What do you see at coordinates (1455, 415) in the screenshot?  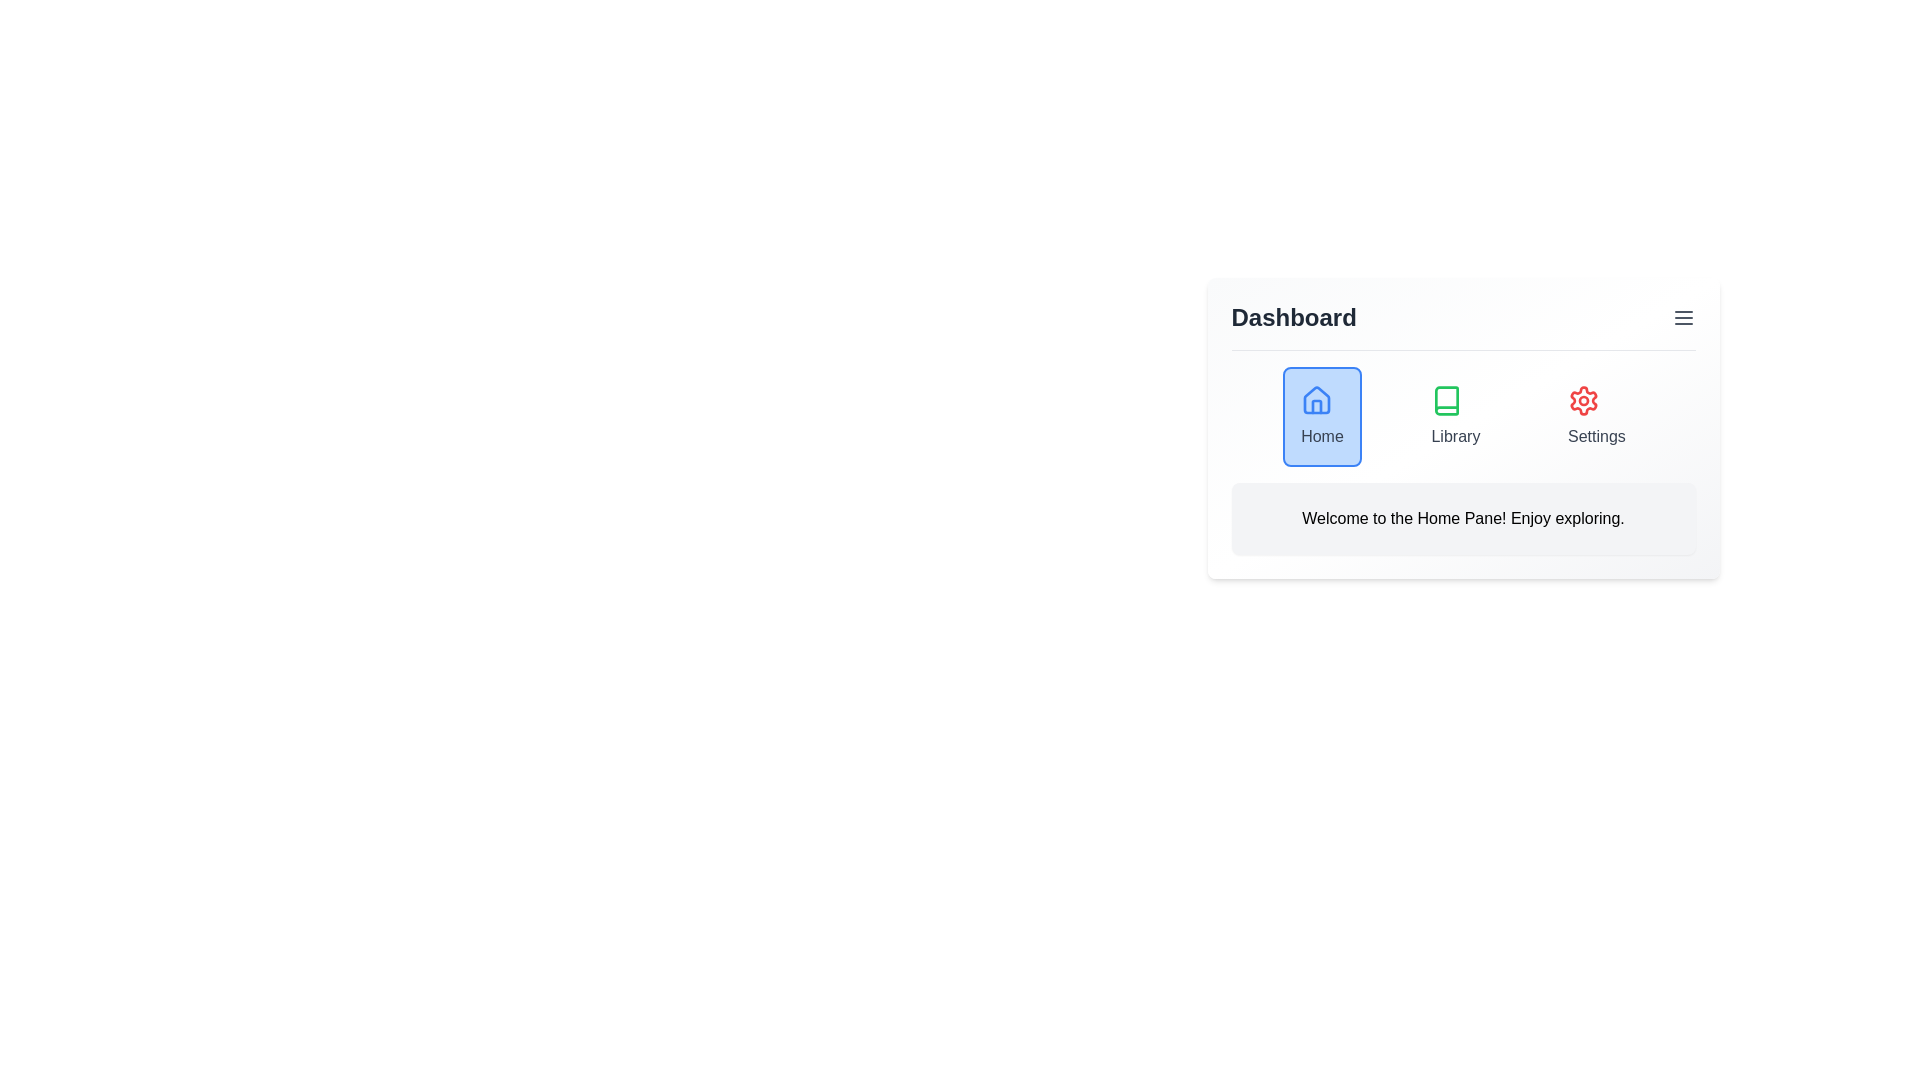 I see `the 'Library' button, which is the second button from the left in a row of three buttons, to trigger a visual effect` at bounding box center [1455, 415].